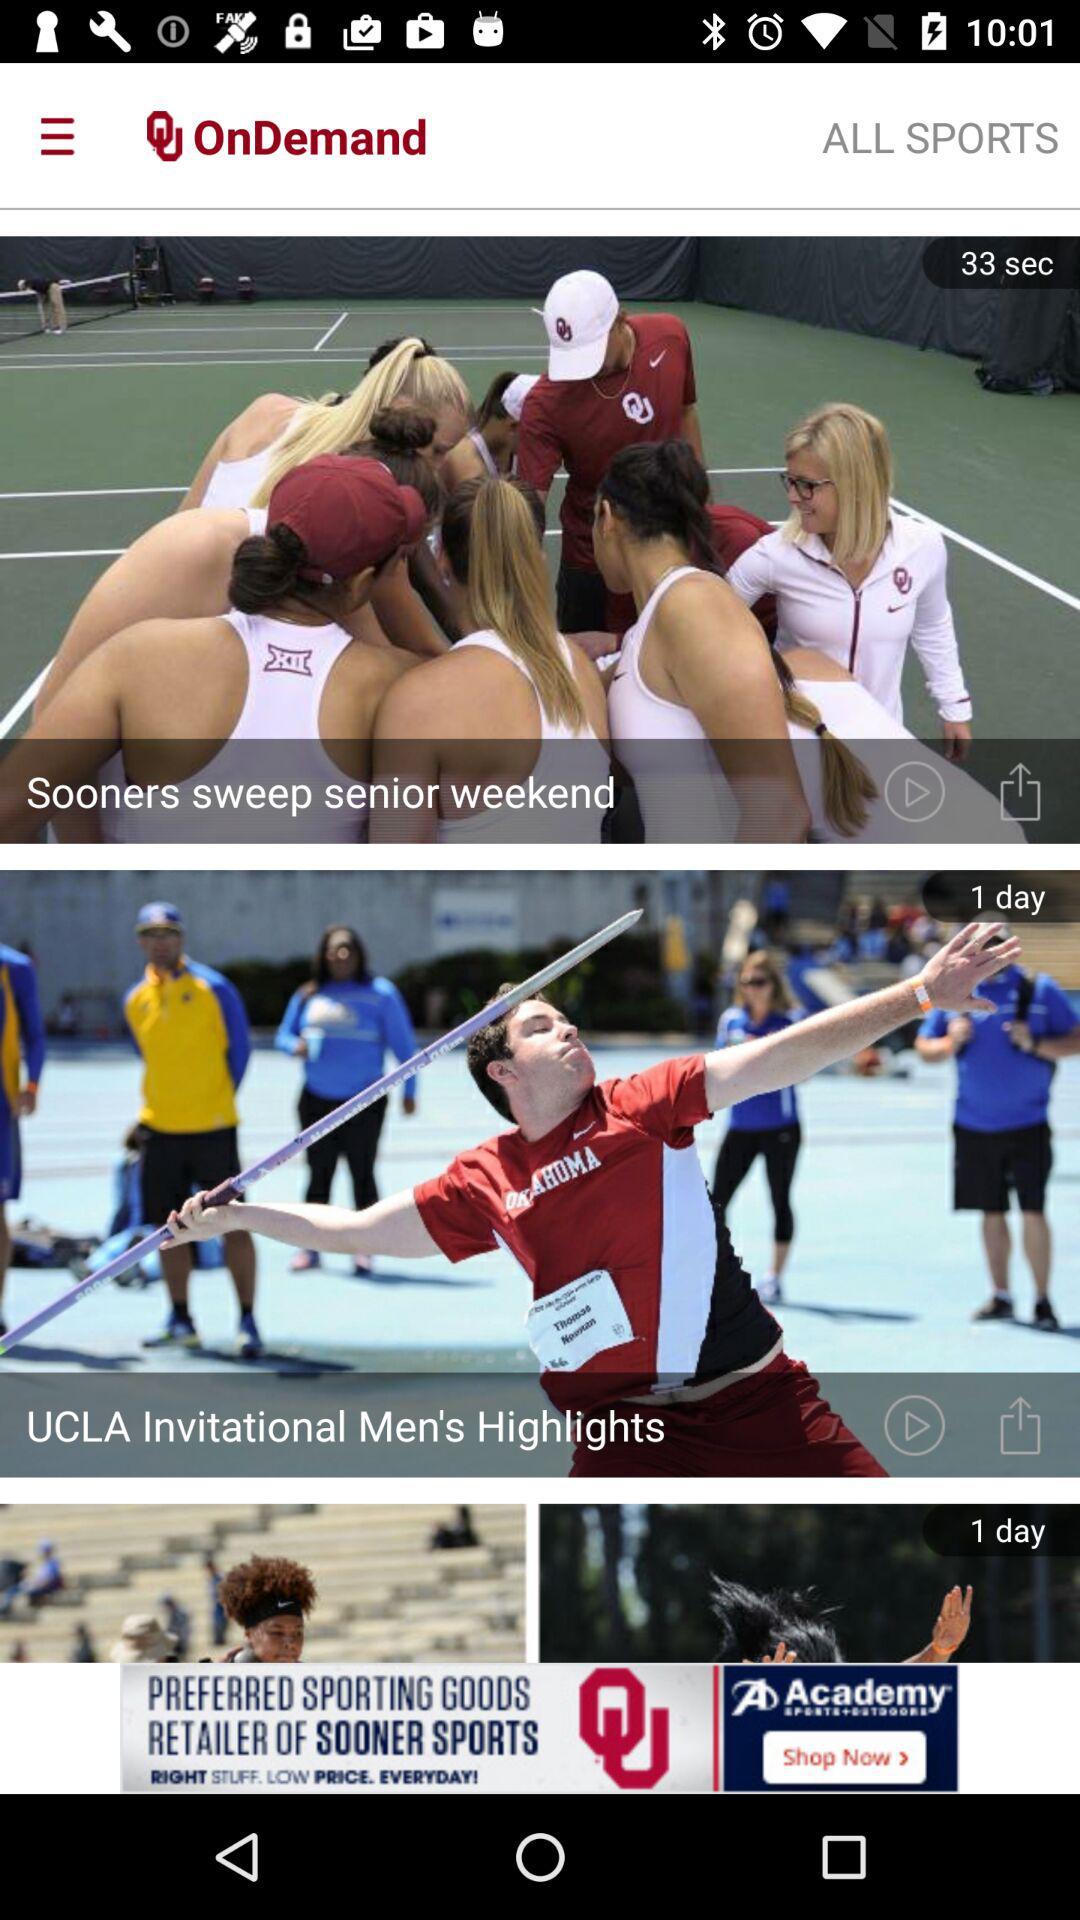  What do you see at coordinates (914, 1424) in the screenshot?
I see `open video` at bounding box center [914, 1424].